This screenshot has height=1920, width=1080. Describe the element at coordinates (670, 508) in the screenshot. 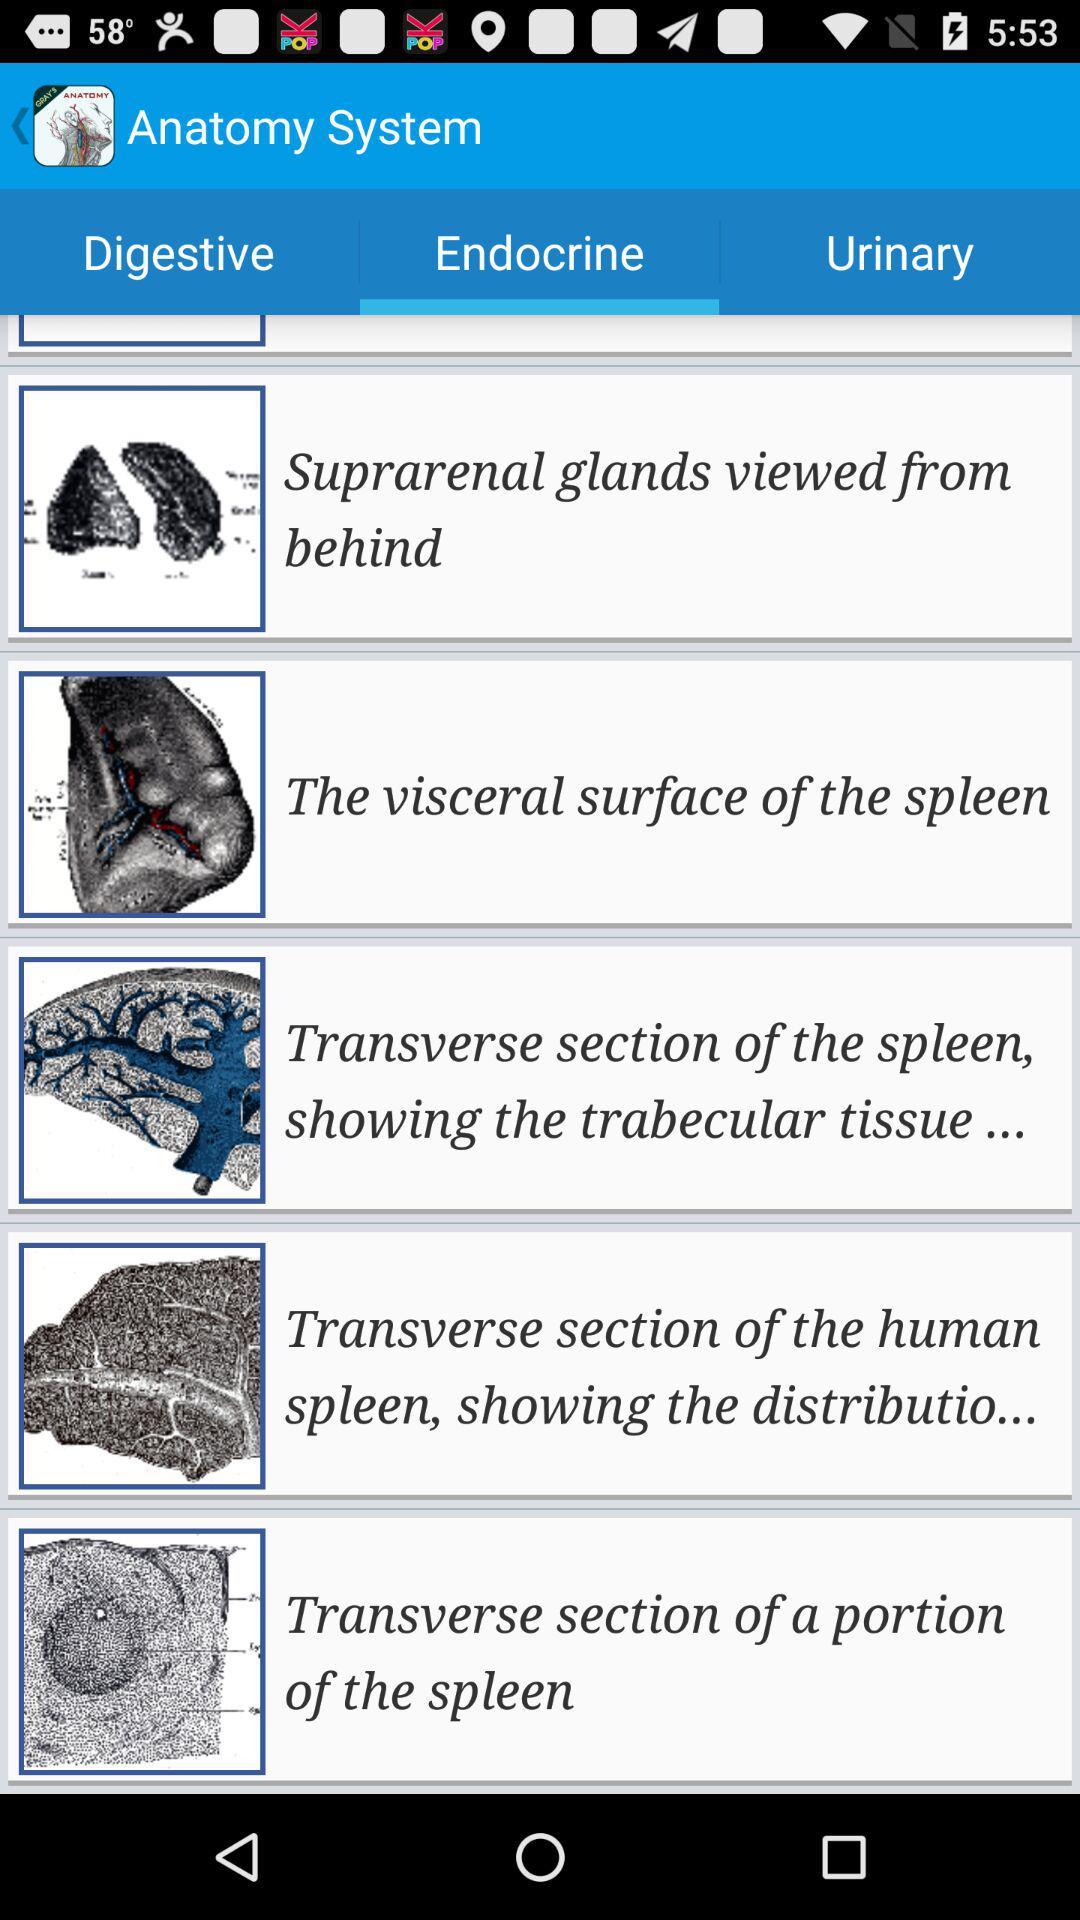

I see `the item above the visceral surface` at that location.